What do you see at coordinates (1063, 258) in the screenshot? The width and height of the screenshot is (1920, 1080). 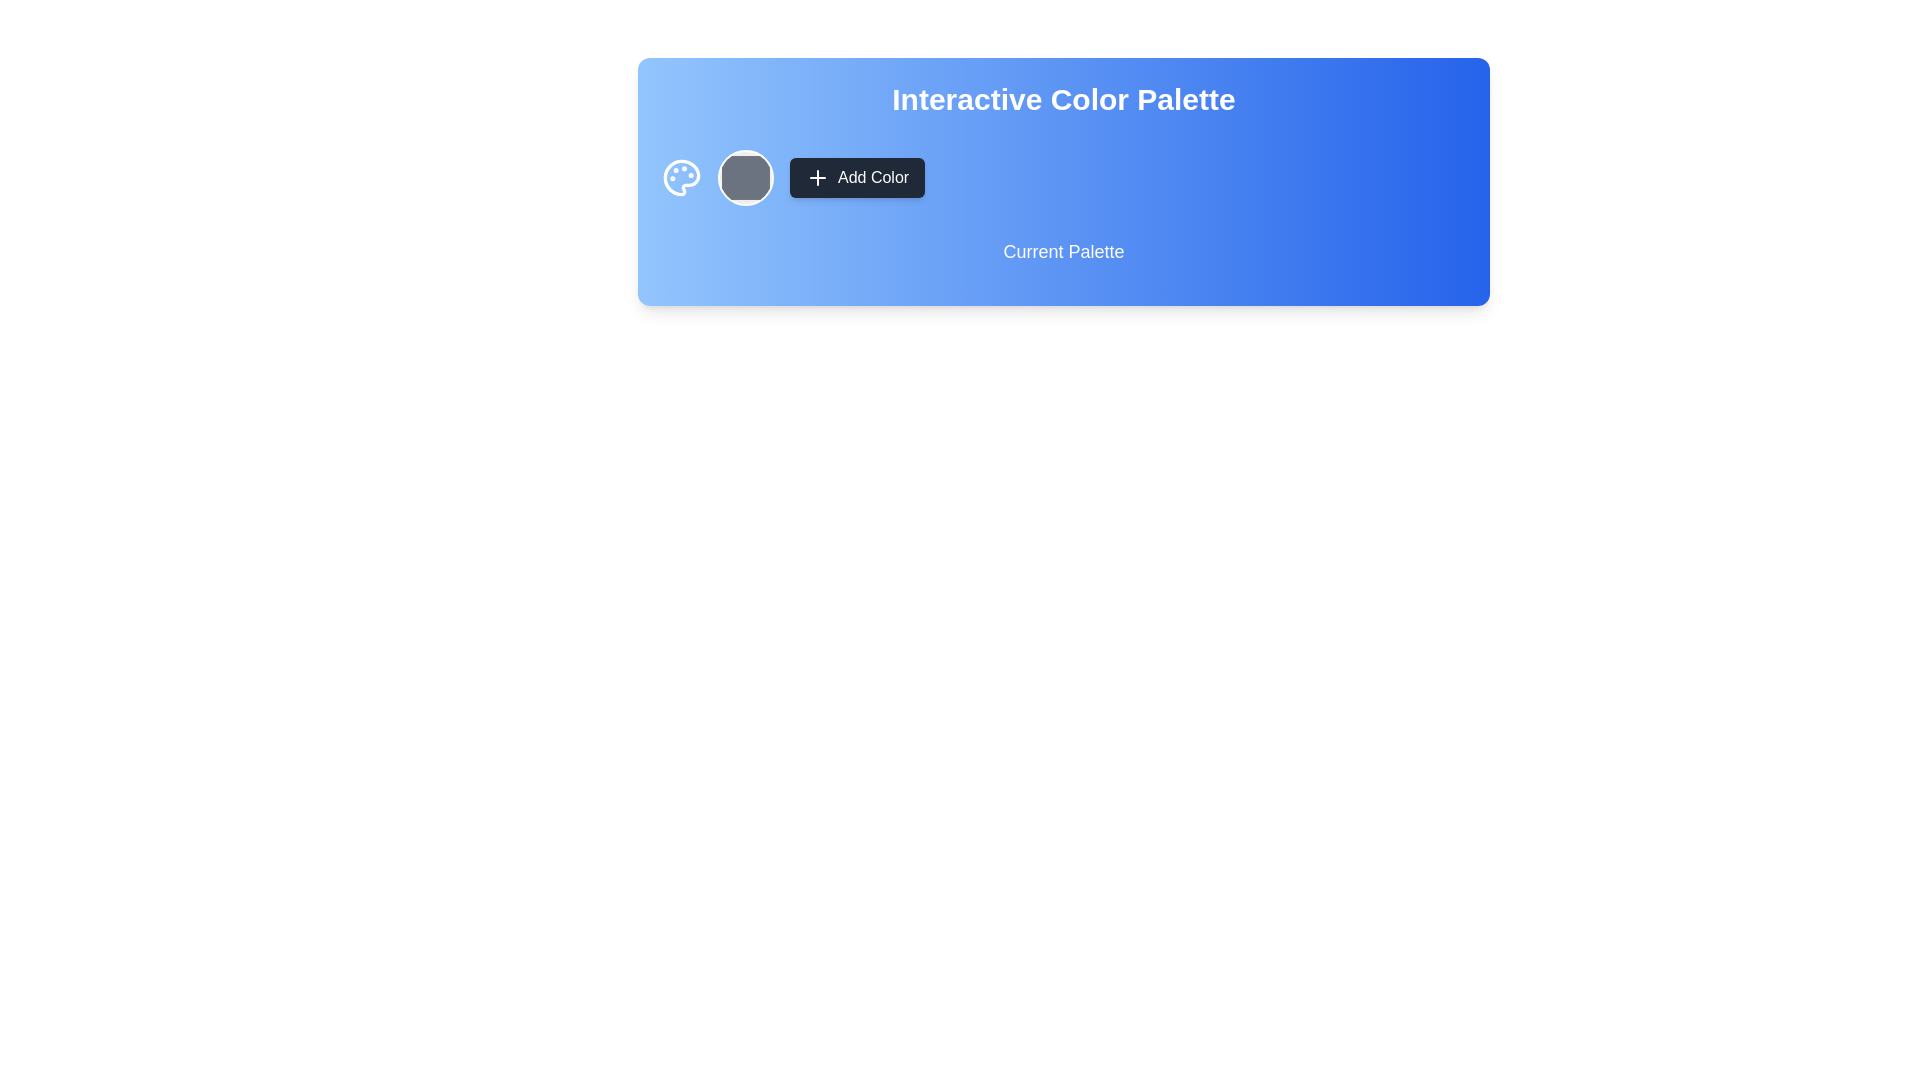 I see `the text label that serves as a header for the current selection in the 'Interactive Color Palette' section, located below the 'Add Color' button` at bounding box center [1063, 258].